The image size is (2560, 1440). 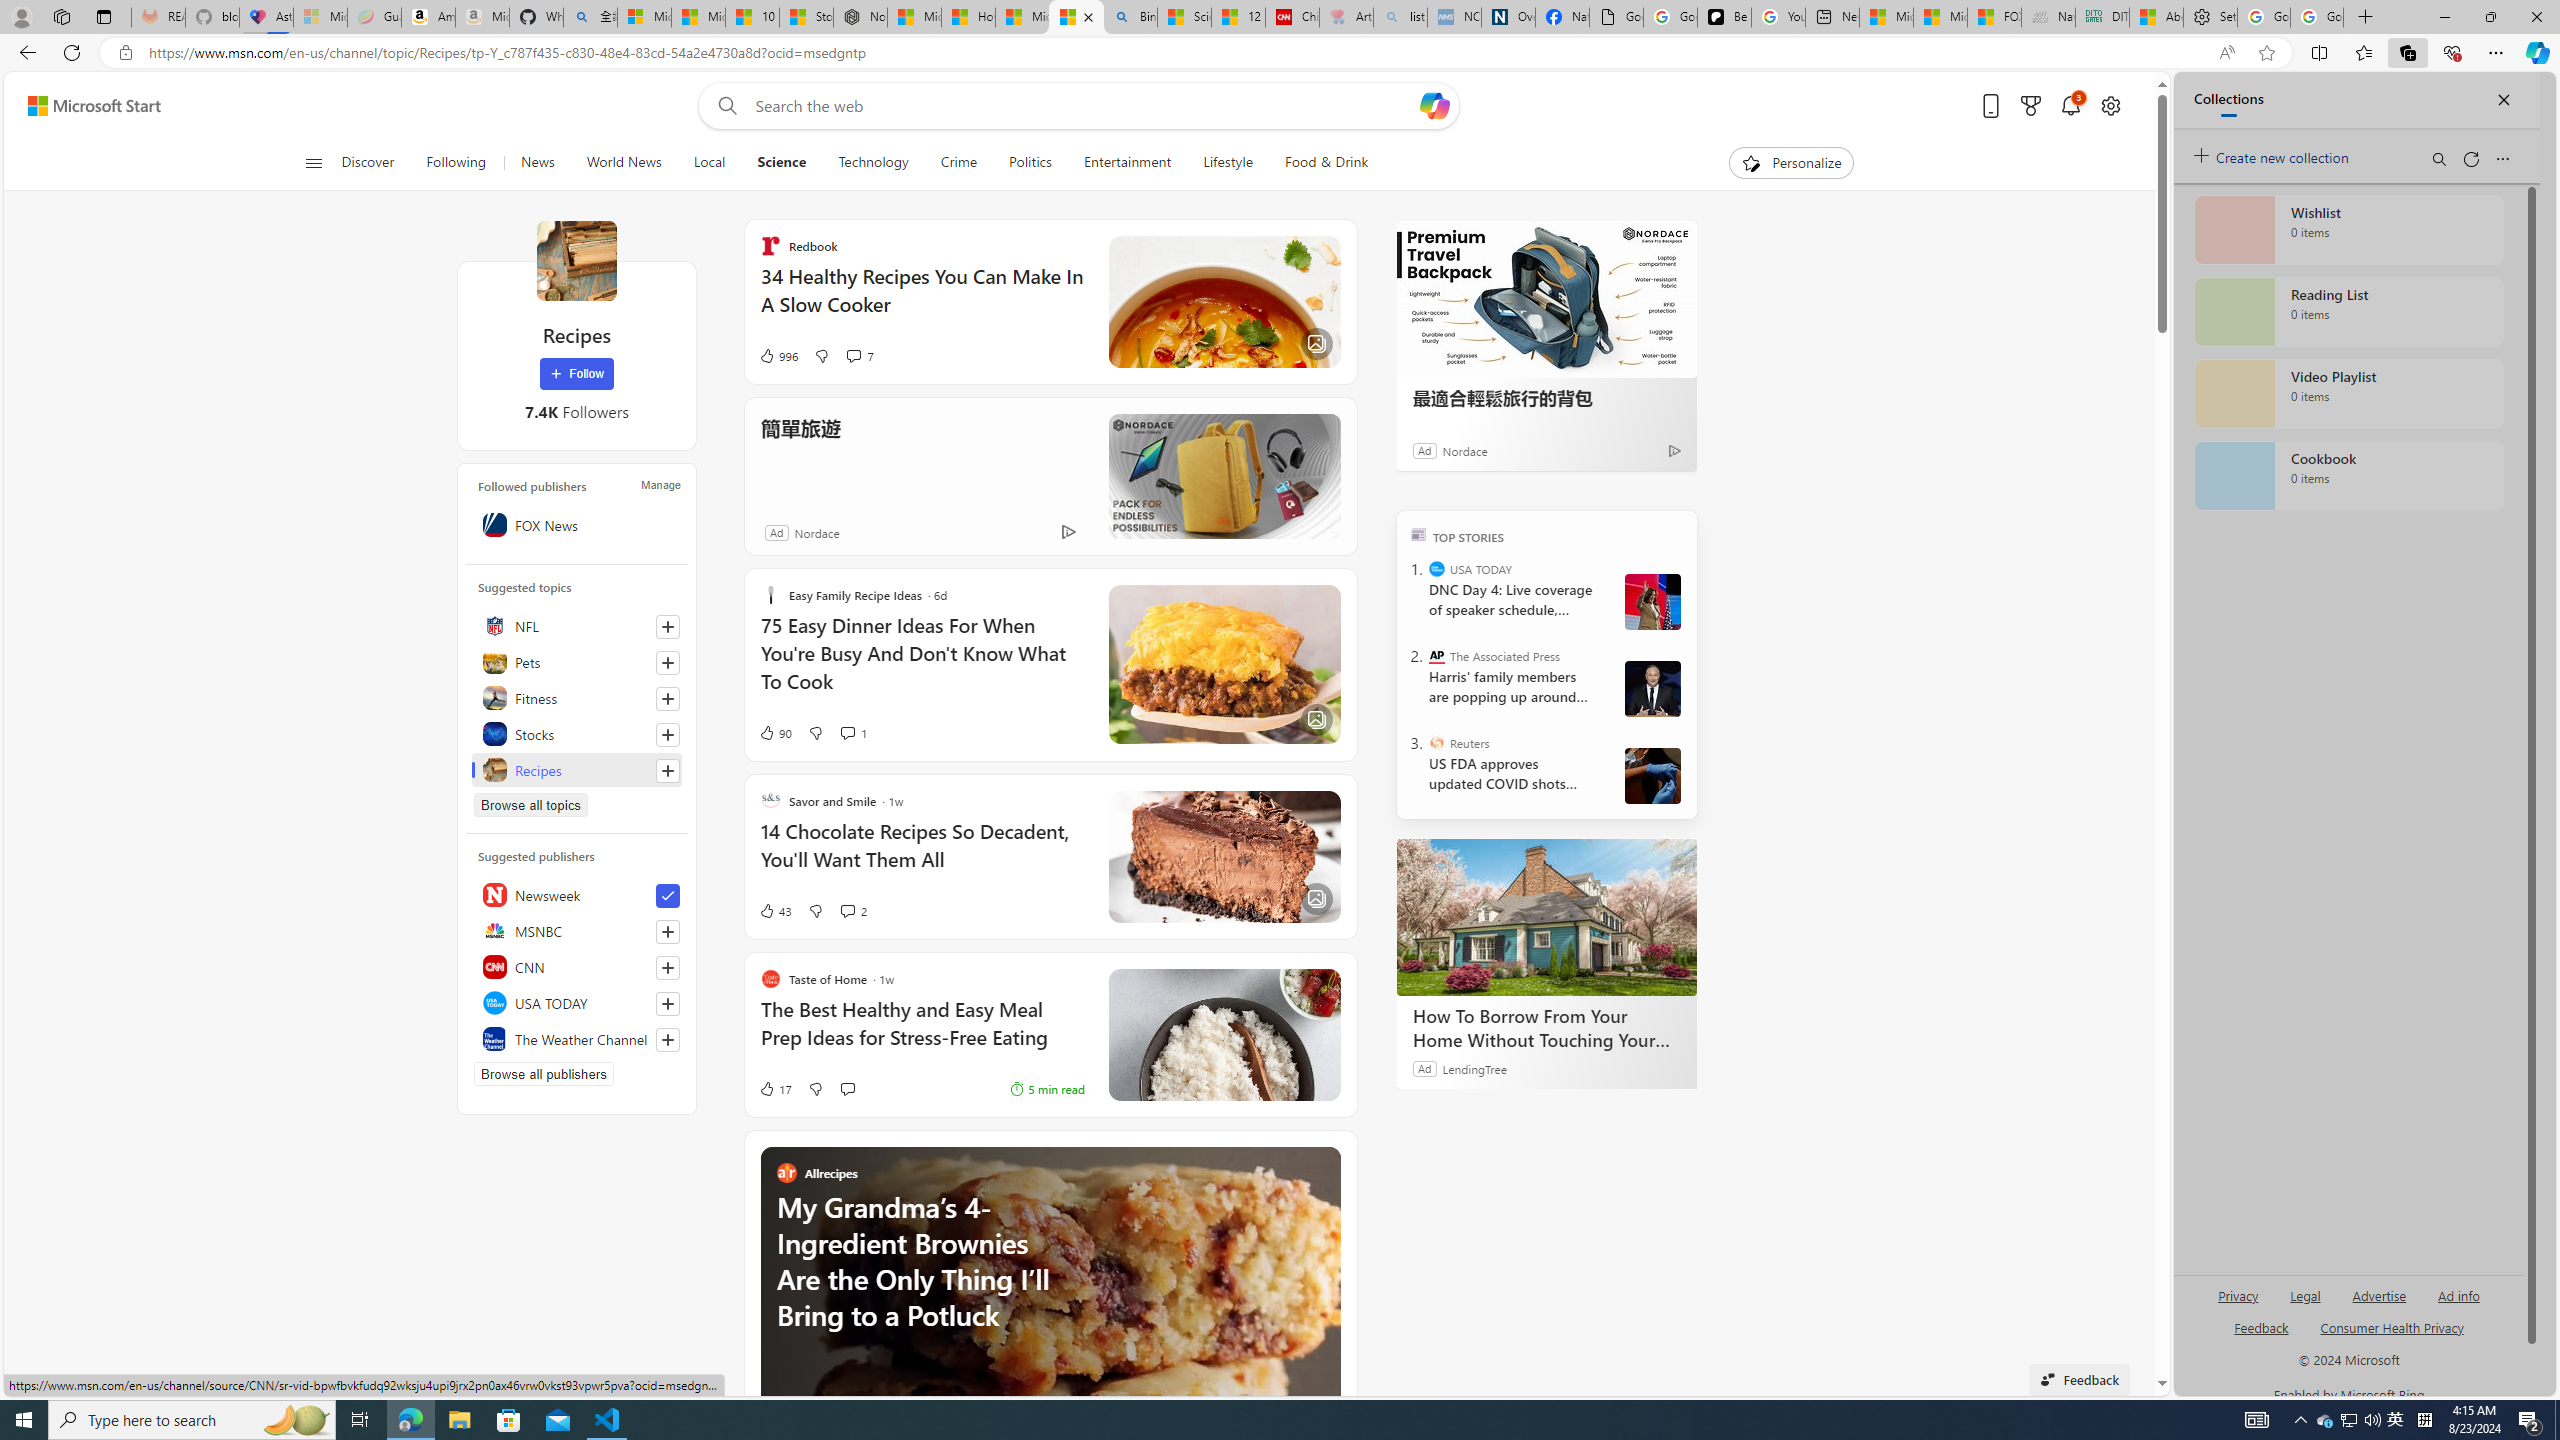 I want to click on 'Perfect Sushi Rice Exps Ft20 256965 F 0730 1 3', so click(x=1223, y=1034).